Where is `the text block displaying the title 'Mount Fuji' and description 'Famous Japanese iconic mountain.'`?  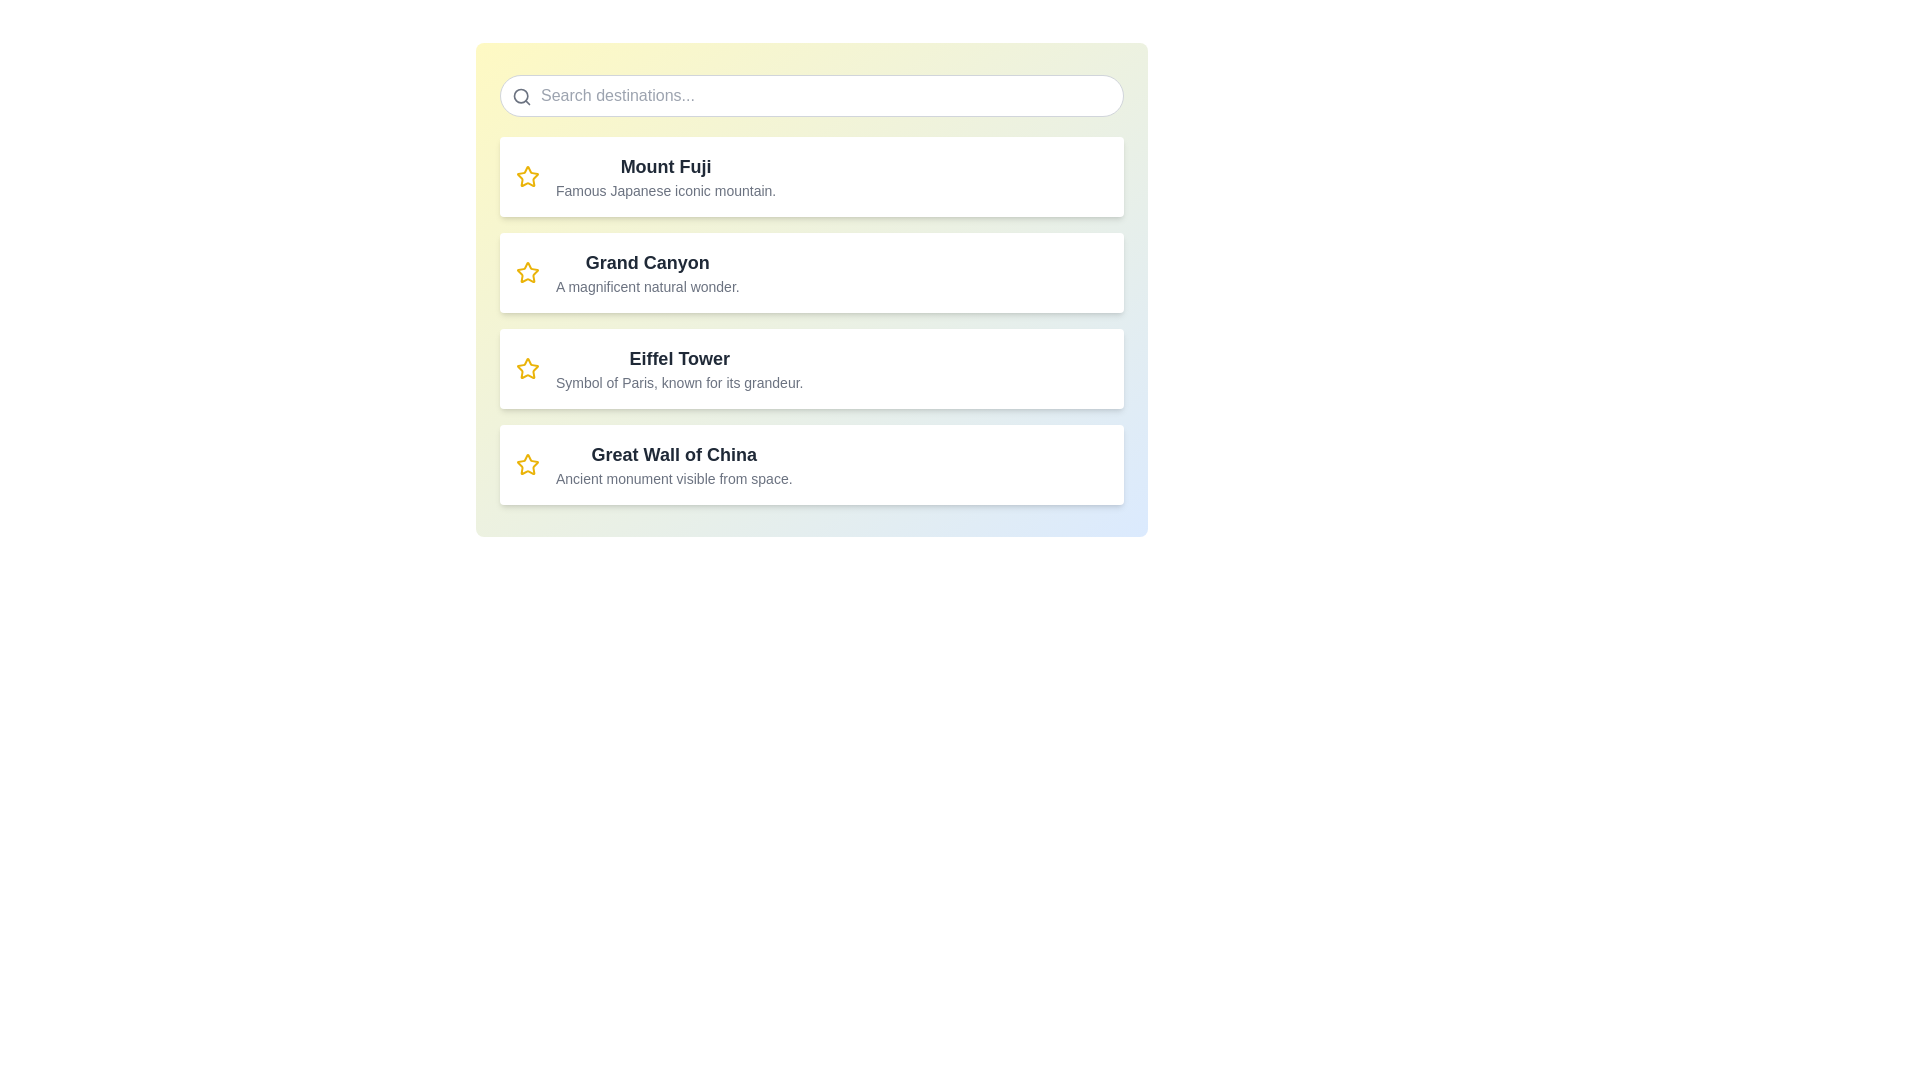 the text block displaying the title 'Mount Fuji' and description 'Famous Japanese iconic mountain.' is located at coordinates (666, 176).